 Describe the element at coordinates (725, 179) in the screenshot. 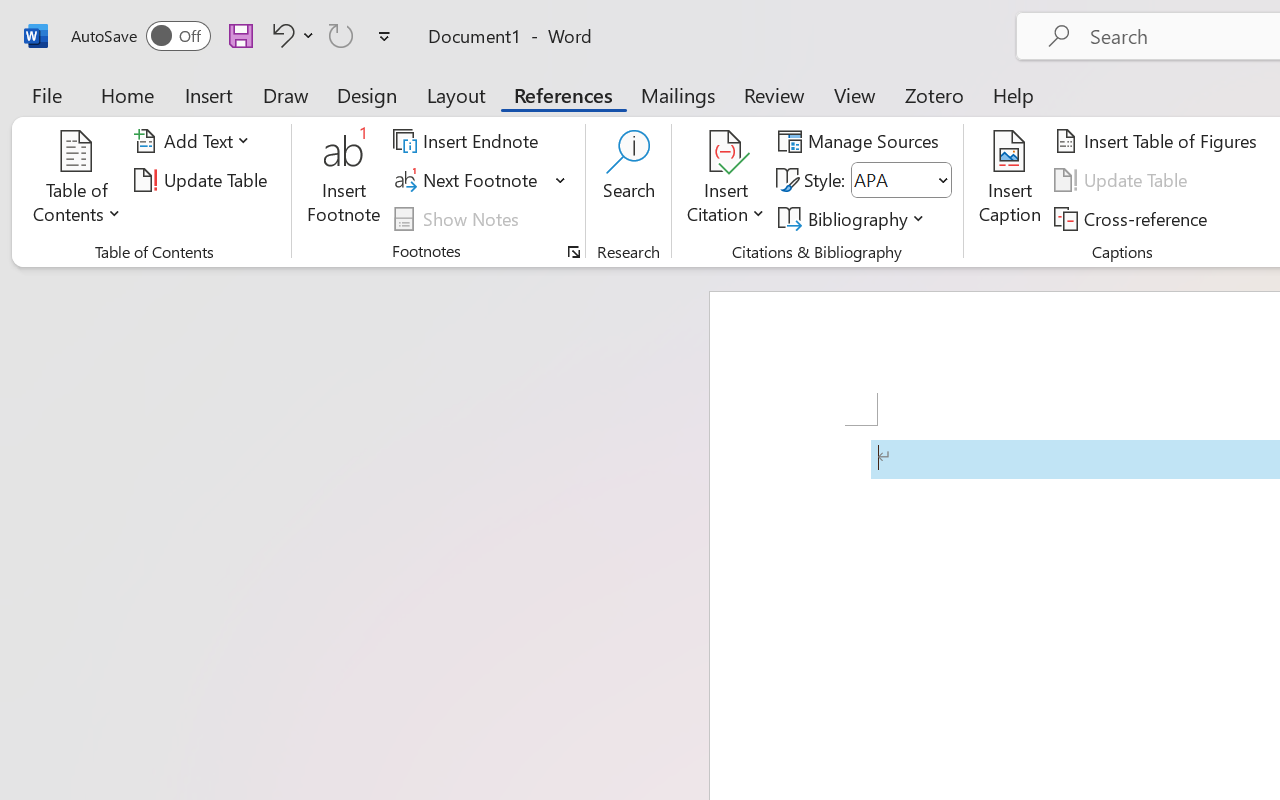

I see `'Insert Citation'` at that location.